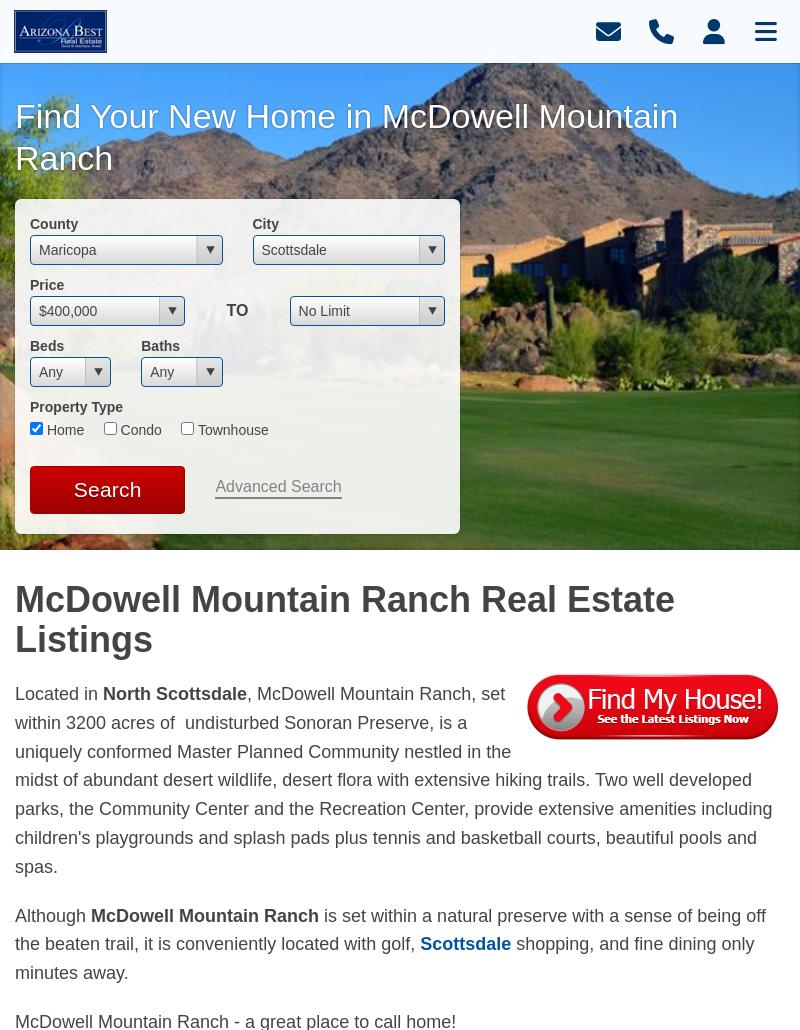 The image size is (800, 1030). Describe the element at coordinates (45, 345) in the screenshot. I see `'Beds'` at that location.